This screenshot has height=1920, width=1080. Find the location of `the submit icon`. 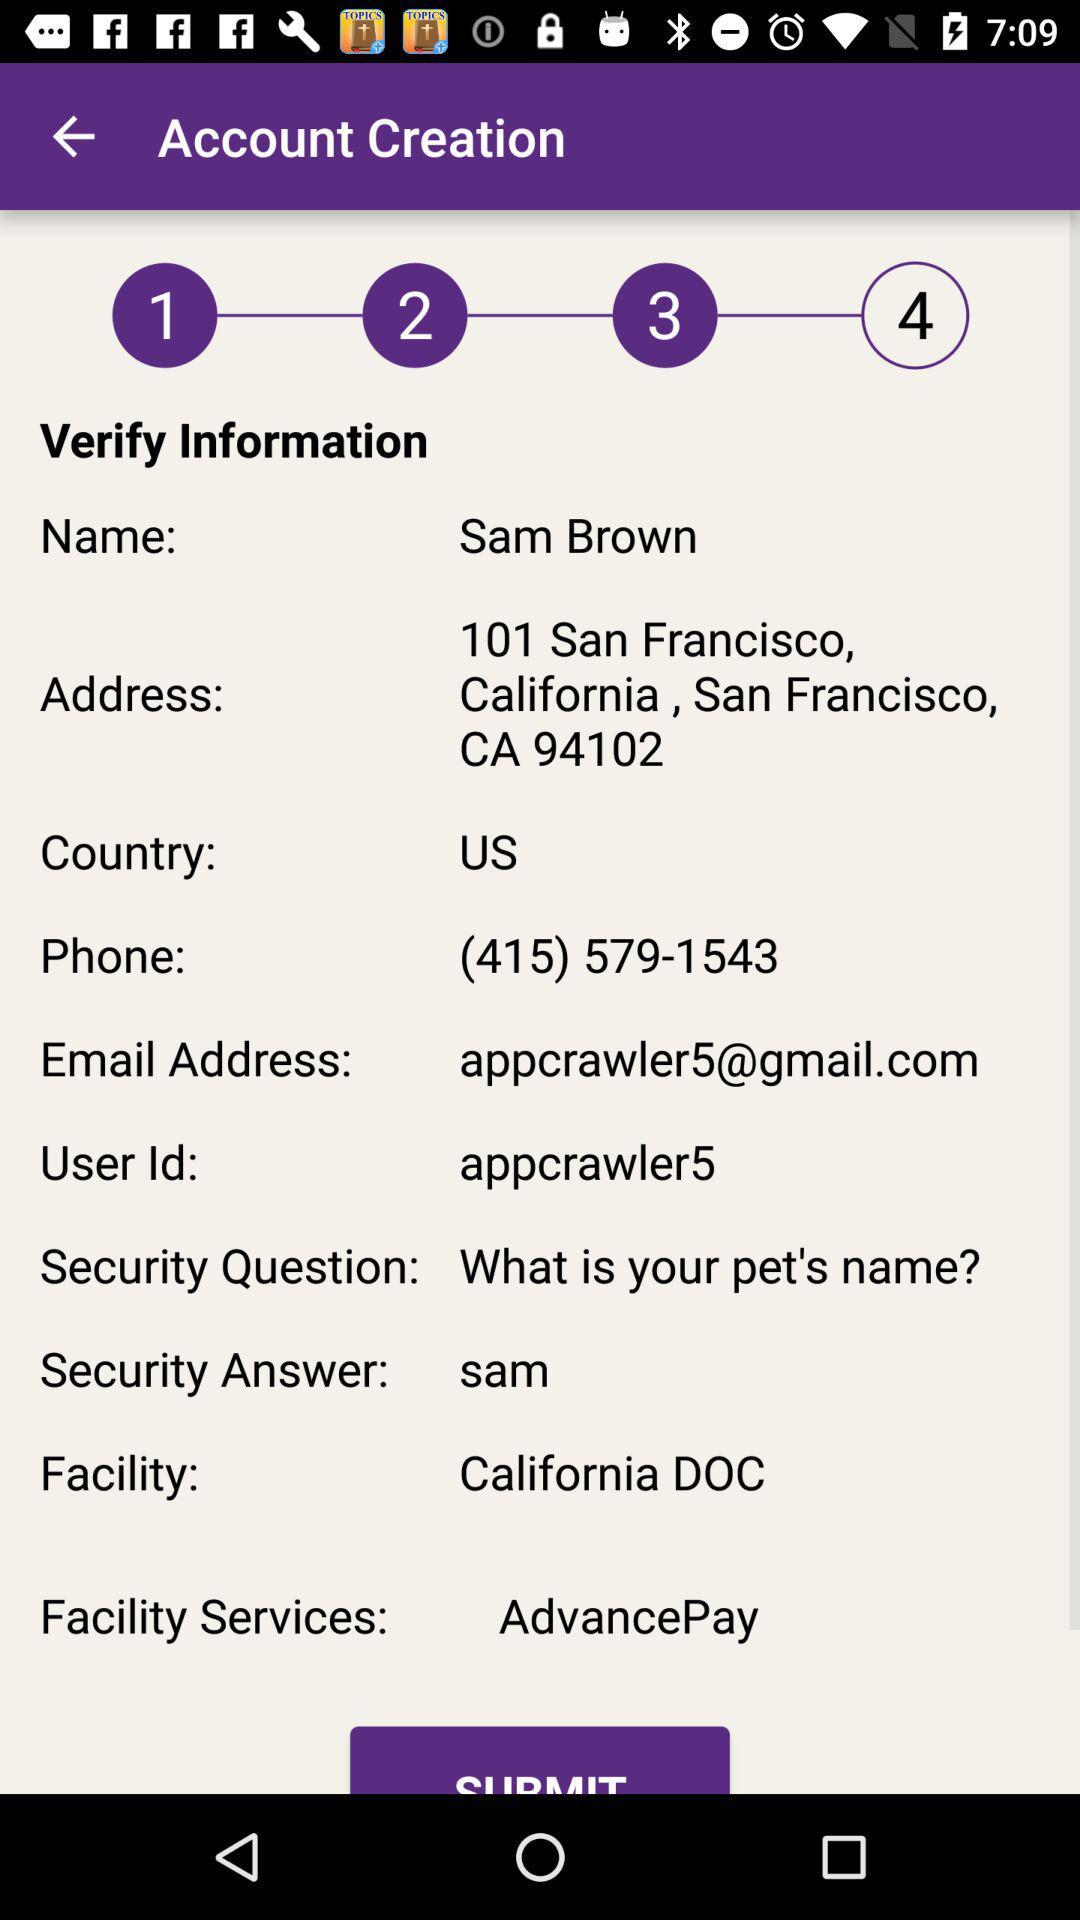

the submit icon is located at coordinates (540, 1760).